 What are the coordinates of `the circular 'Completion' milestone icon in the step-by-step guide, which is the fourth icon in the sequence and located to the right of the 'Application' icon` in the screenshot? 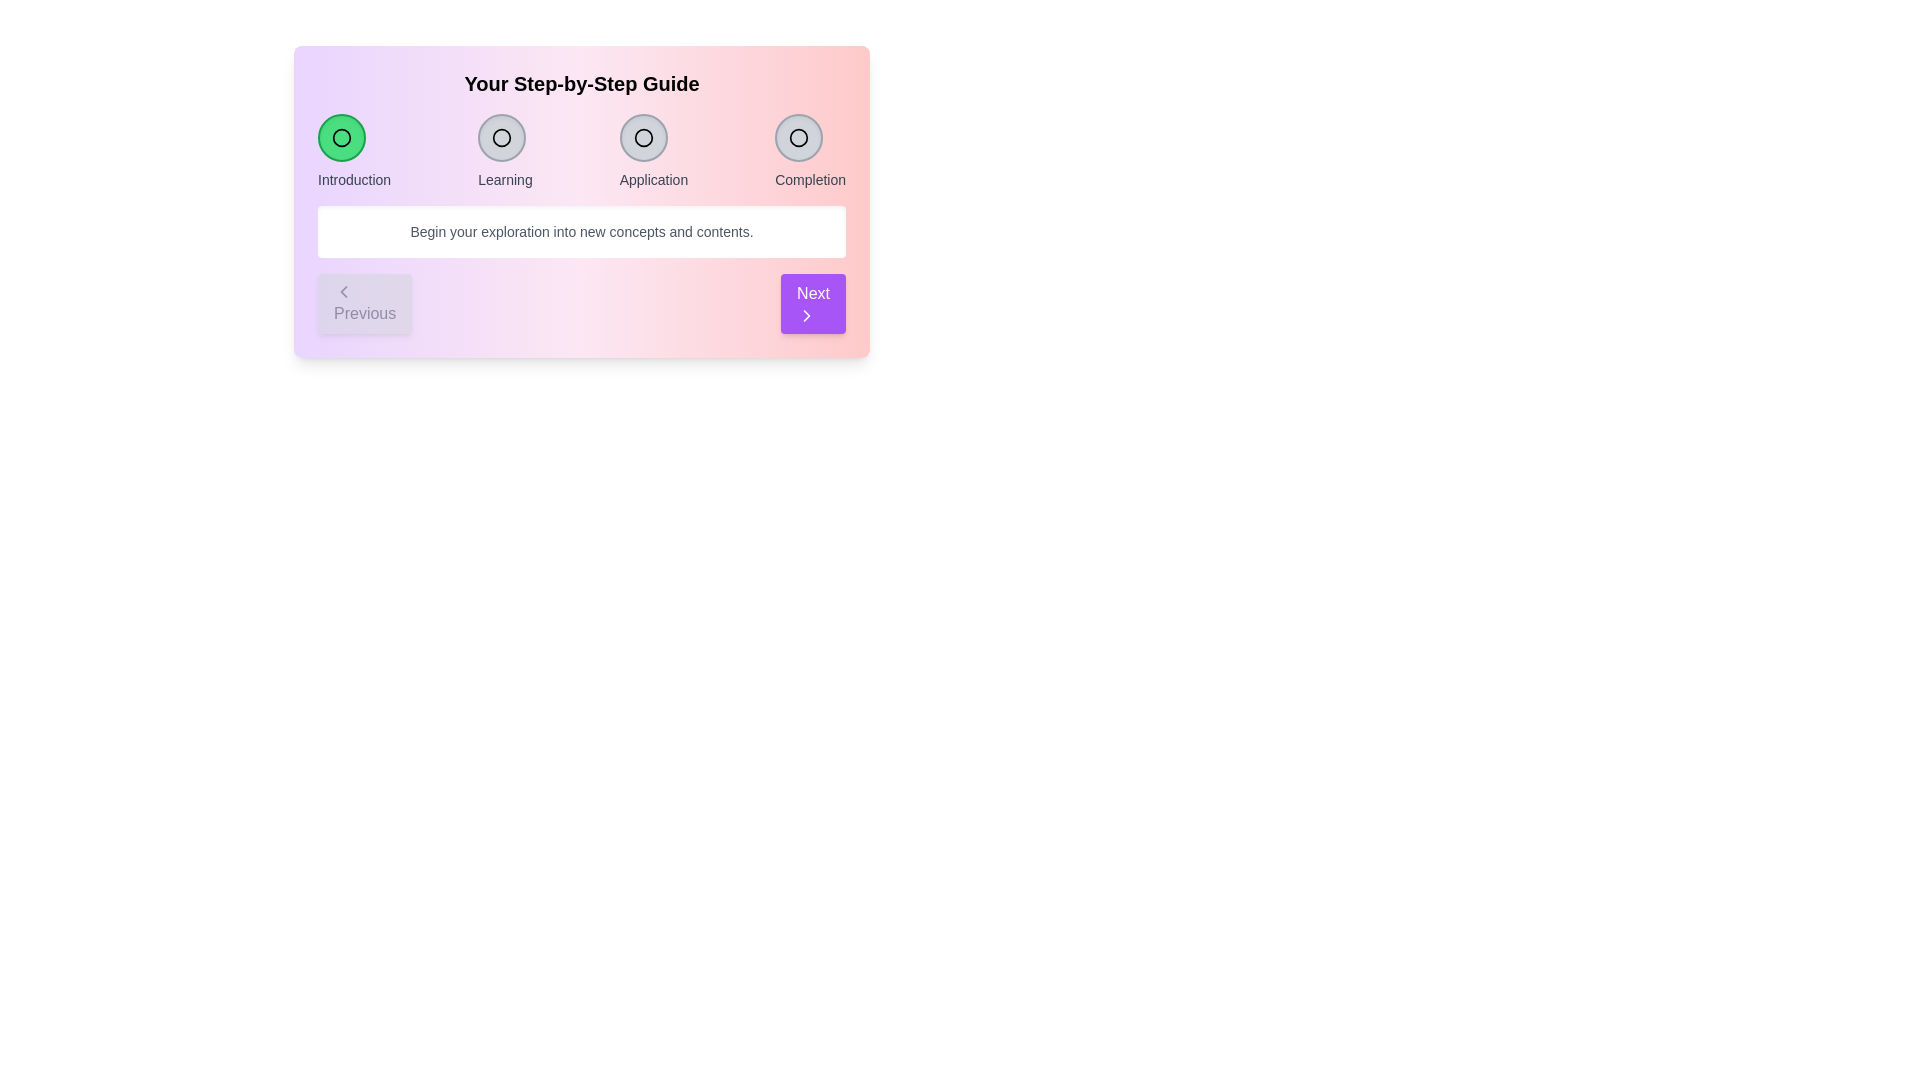 It's located at (798, 137).